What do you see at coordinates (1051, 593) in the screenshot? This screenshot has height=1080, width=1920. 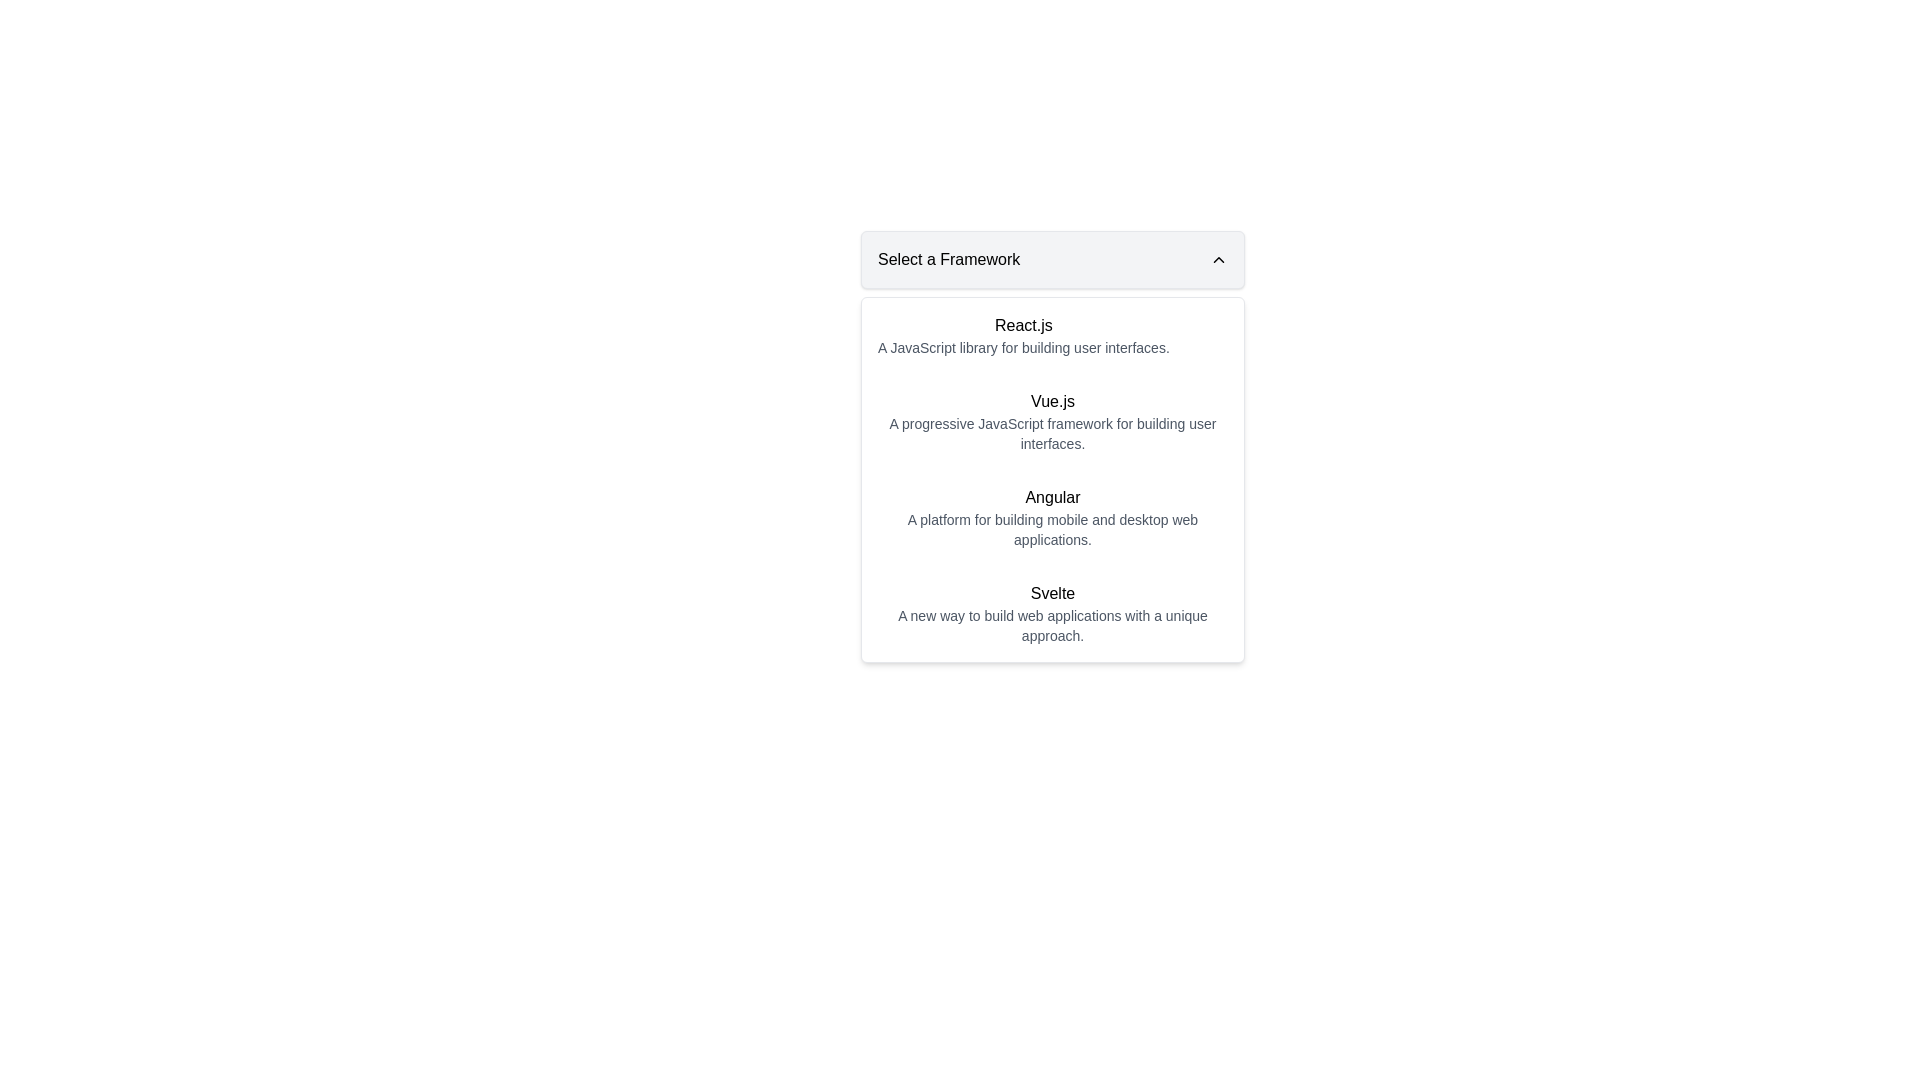 I see `the text label displaying 'Svelte'` at bounding box center [1051, 593].